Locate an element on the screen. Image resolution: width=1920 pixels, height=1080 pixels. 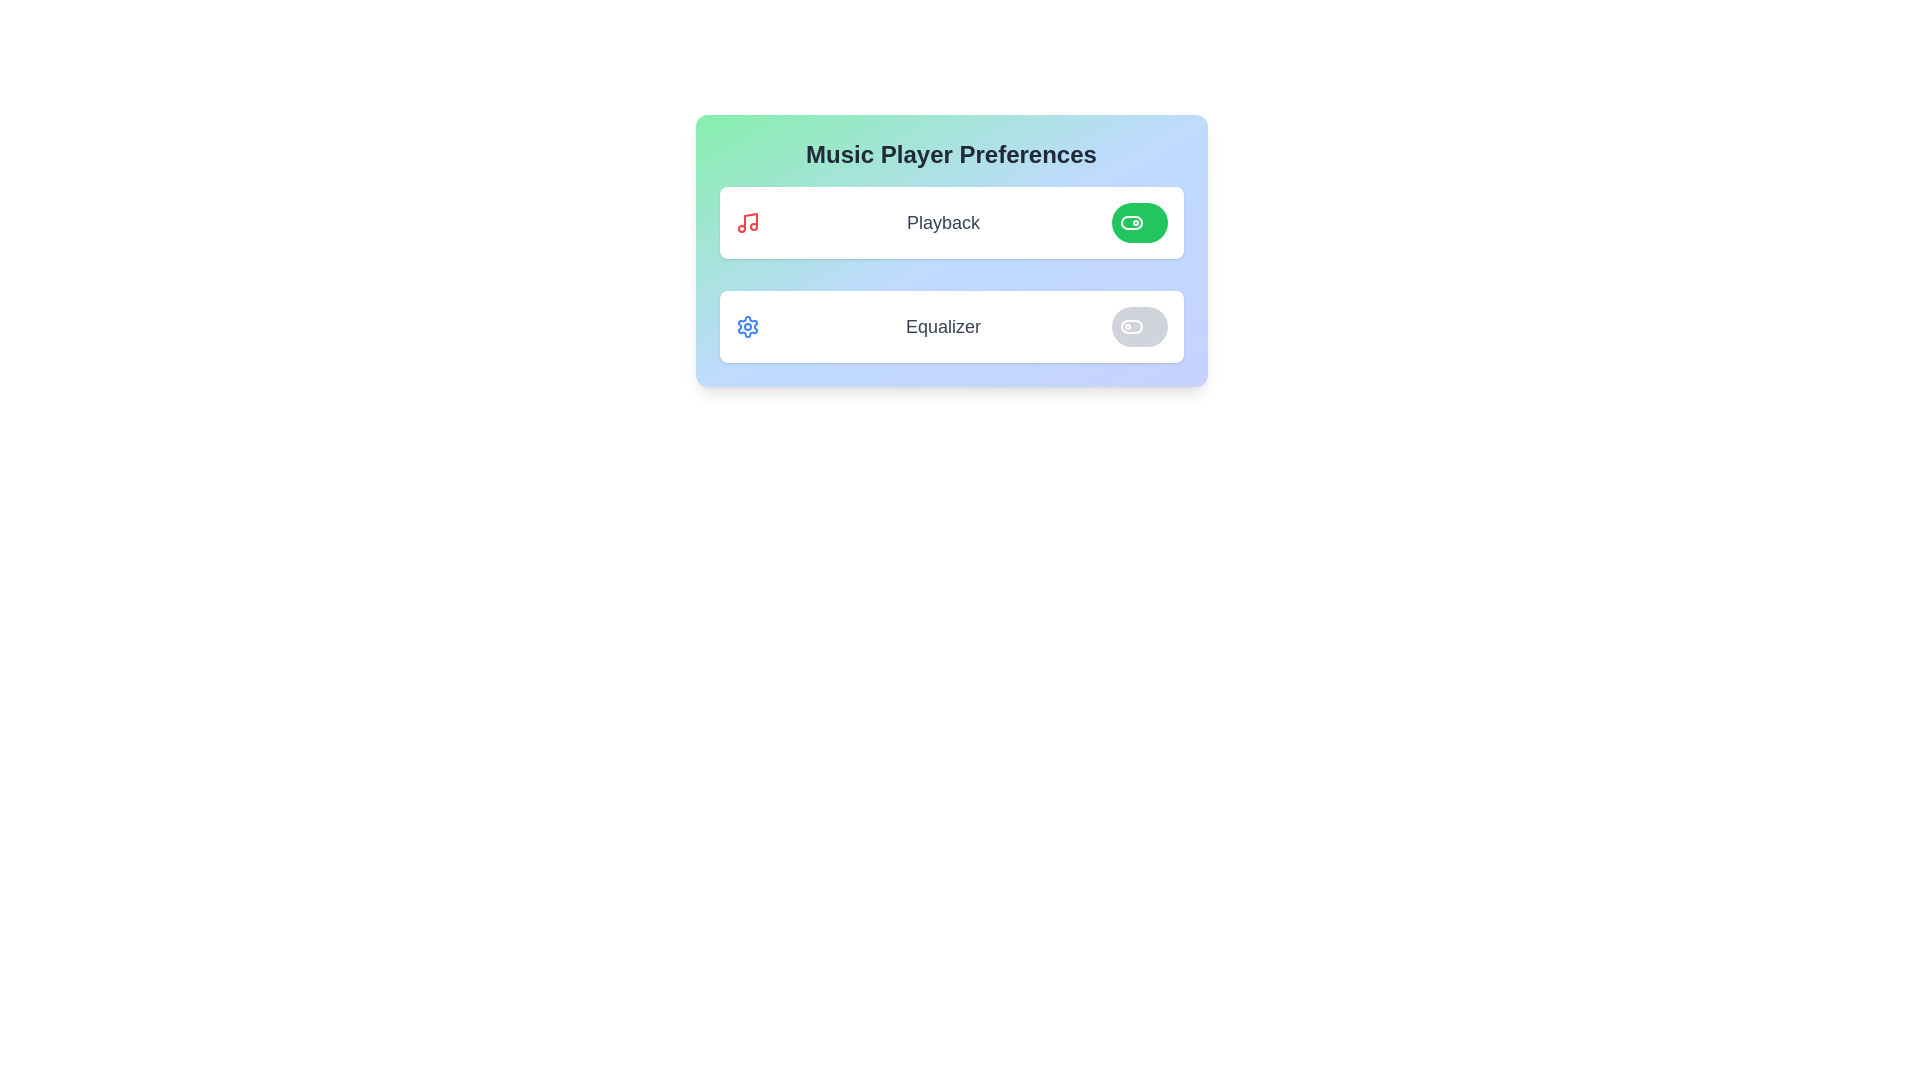
the toggle switch for the 'Equalizer' setting in the 'Music Player Preferences' section is located at coordinates (1131, 326).